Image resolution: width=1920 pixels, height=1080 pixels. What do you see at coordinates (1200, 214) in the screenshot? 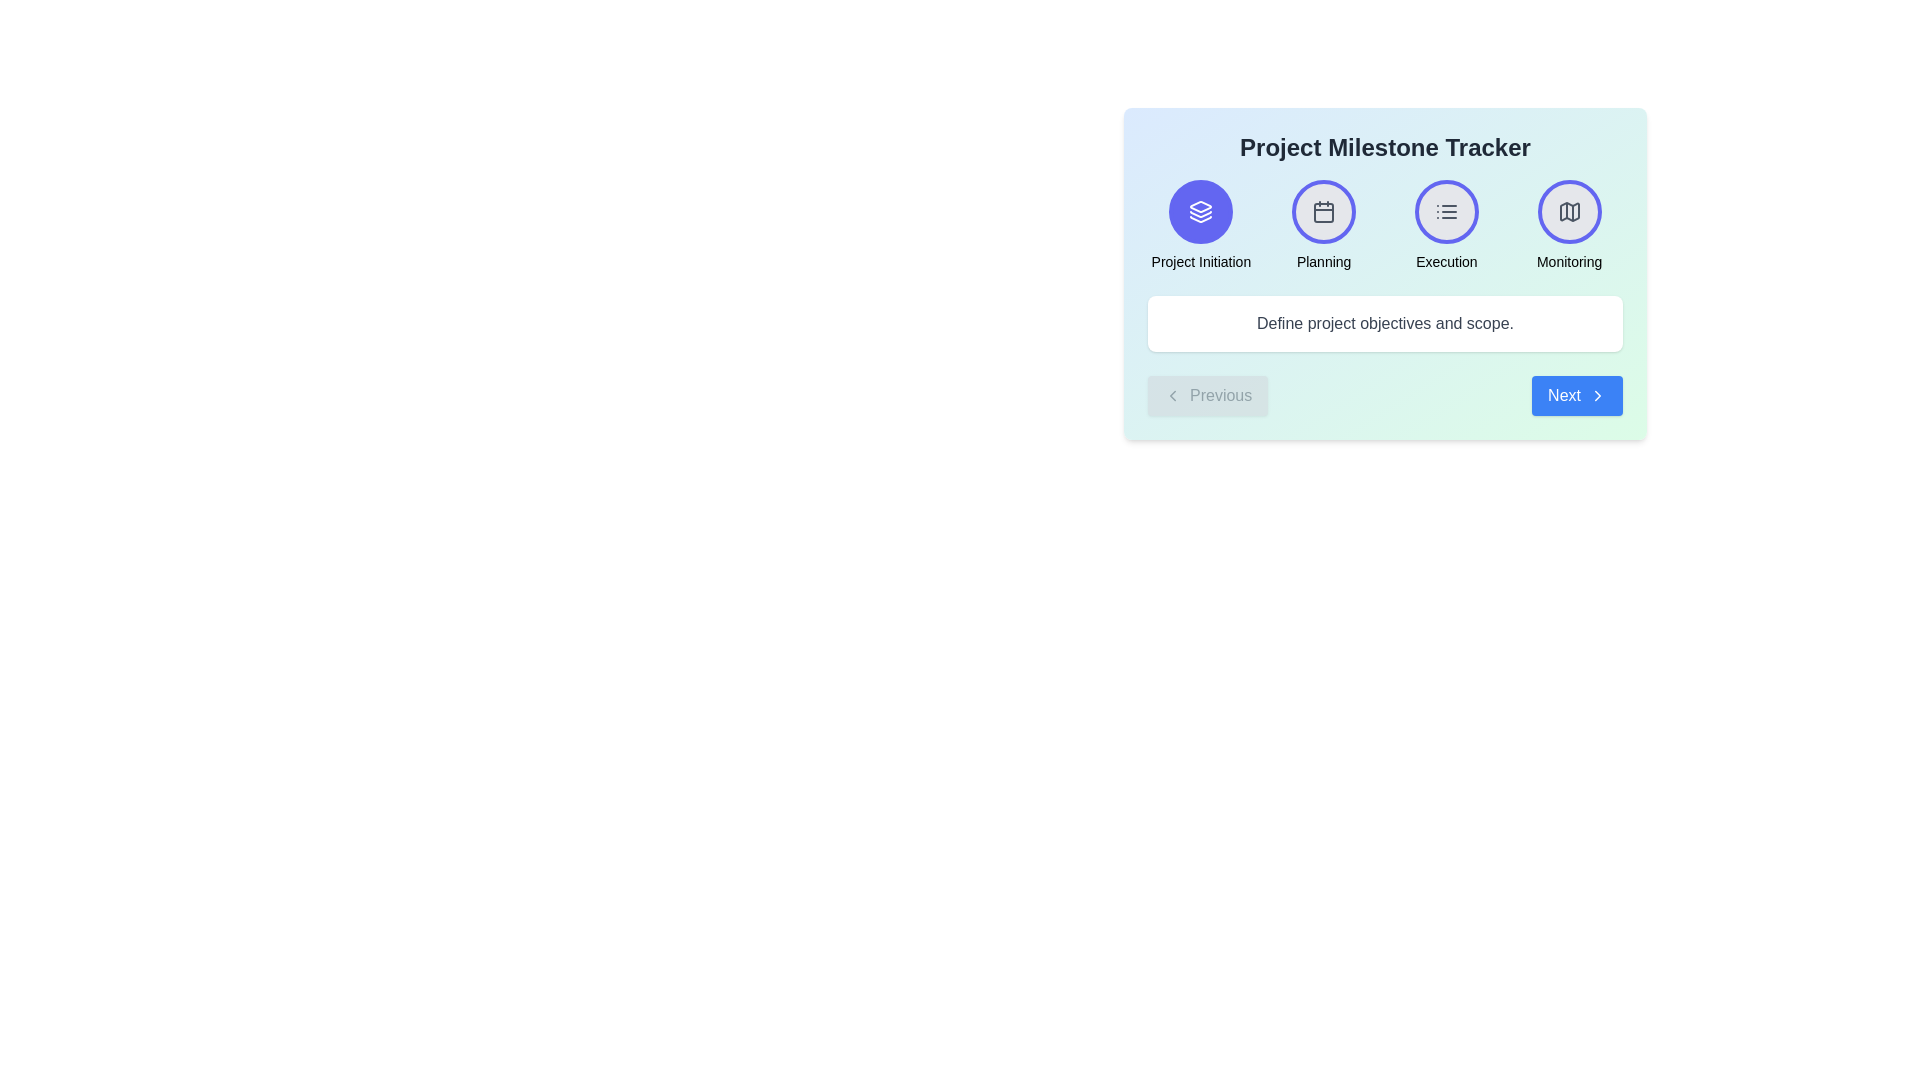
I see `the central stacking icon` at bounding box center [1200, 214].